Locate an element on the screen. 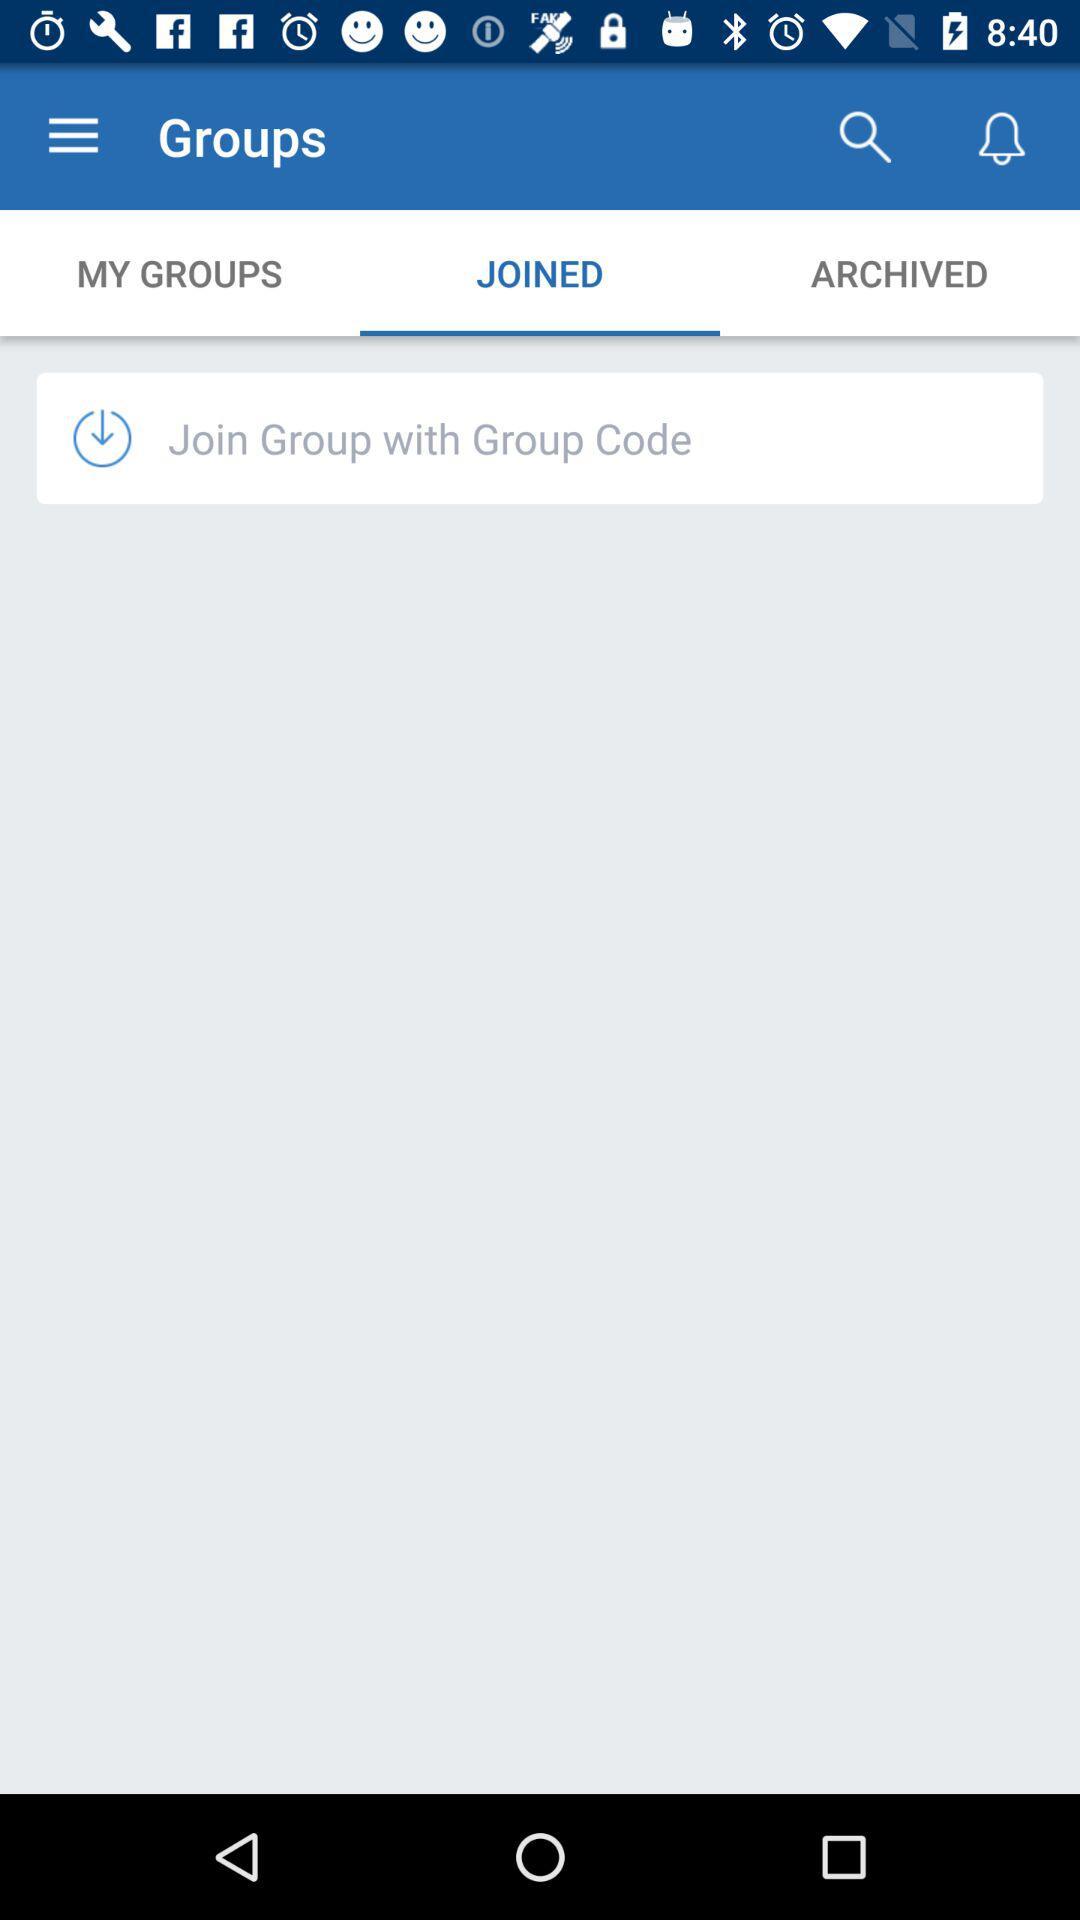 This screenshot has height=1920, width=1080. the app to the right of groups icon is located at coordinates (863, 135).